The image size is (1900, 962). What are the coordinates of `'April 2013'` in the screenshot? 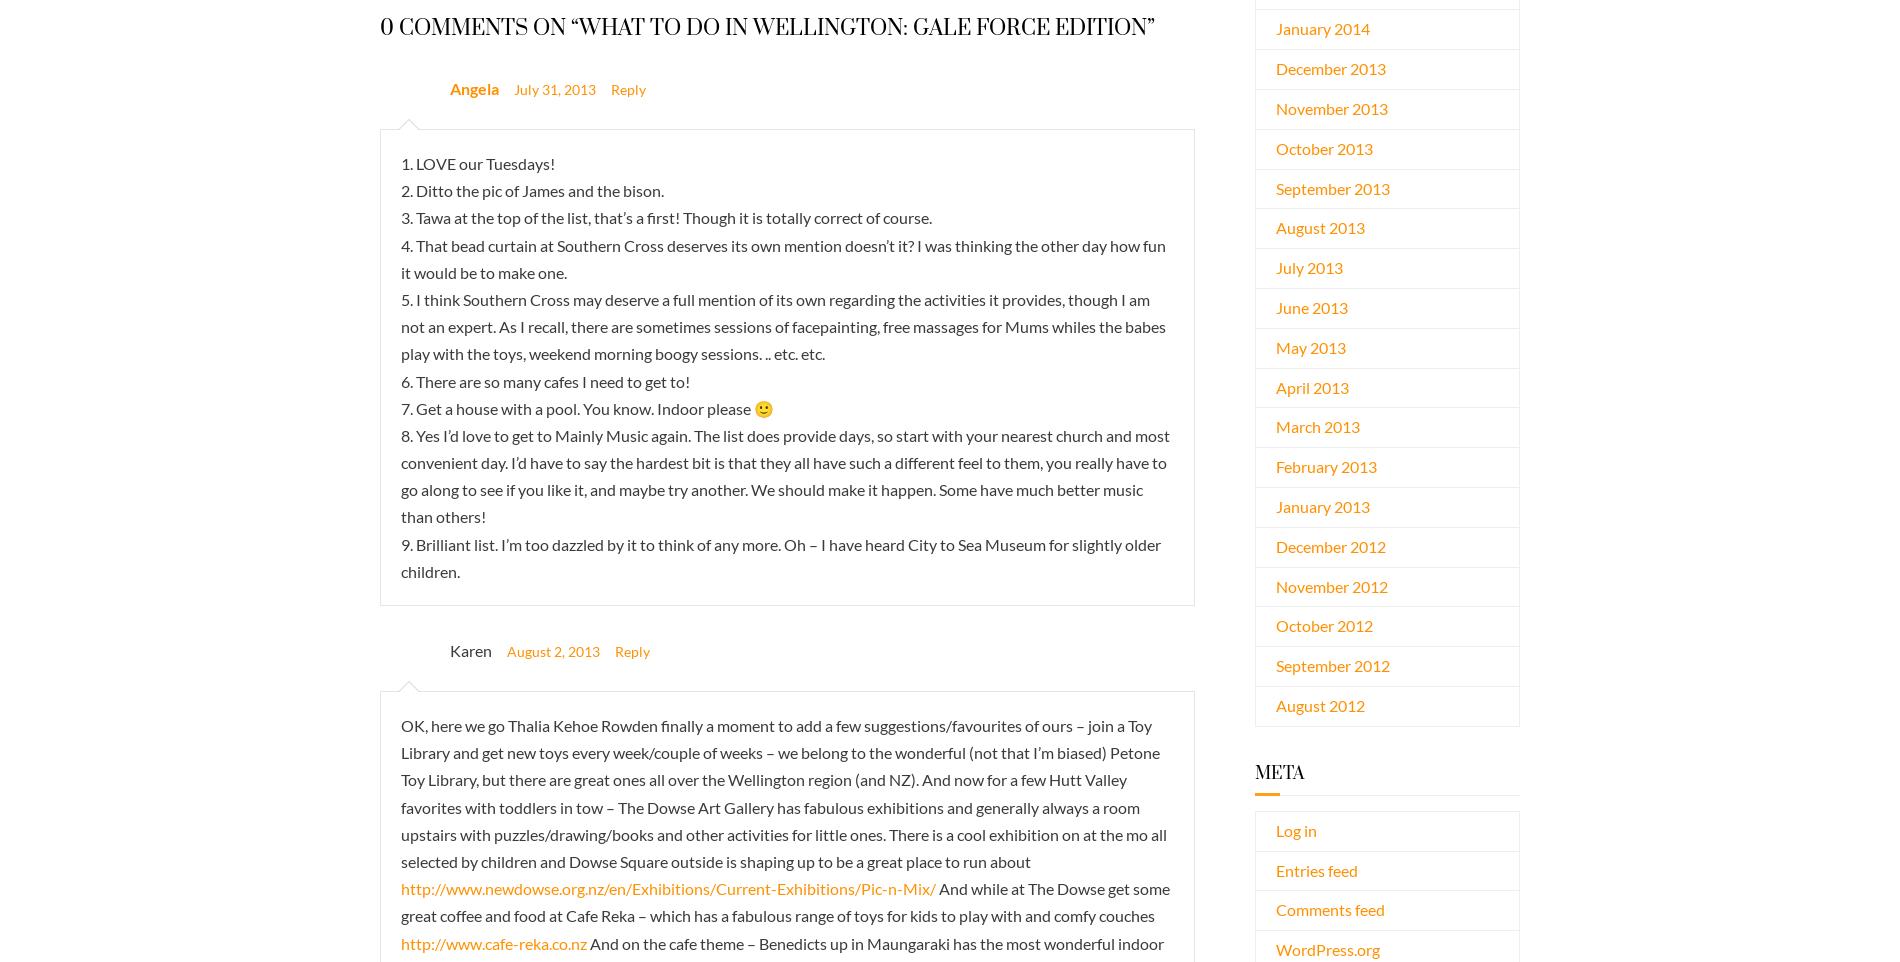 It's located at (1311, 385).